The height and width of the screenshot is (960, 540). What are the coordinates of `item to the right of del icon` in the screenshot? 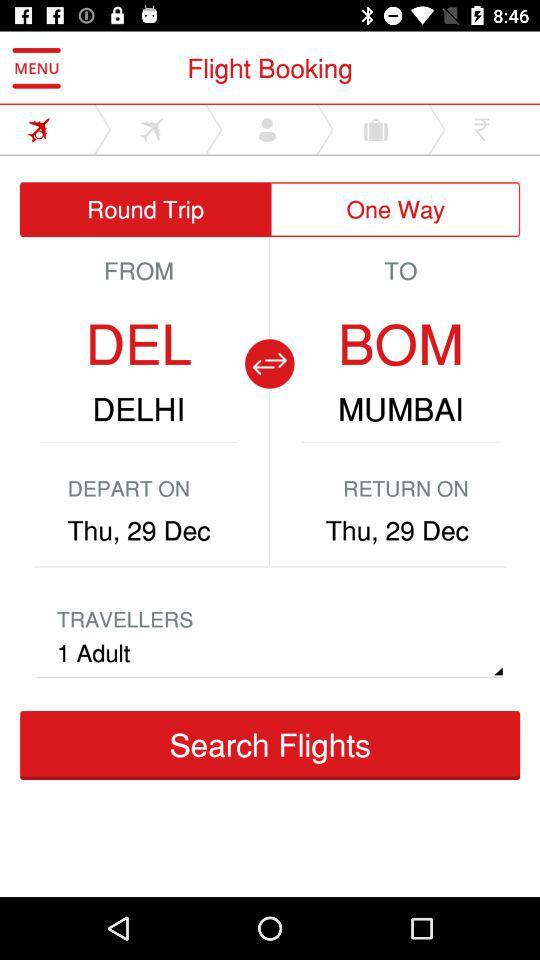 It's located at (269, 362).